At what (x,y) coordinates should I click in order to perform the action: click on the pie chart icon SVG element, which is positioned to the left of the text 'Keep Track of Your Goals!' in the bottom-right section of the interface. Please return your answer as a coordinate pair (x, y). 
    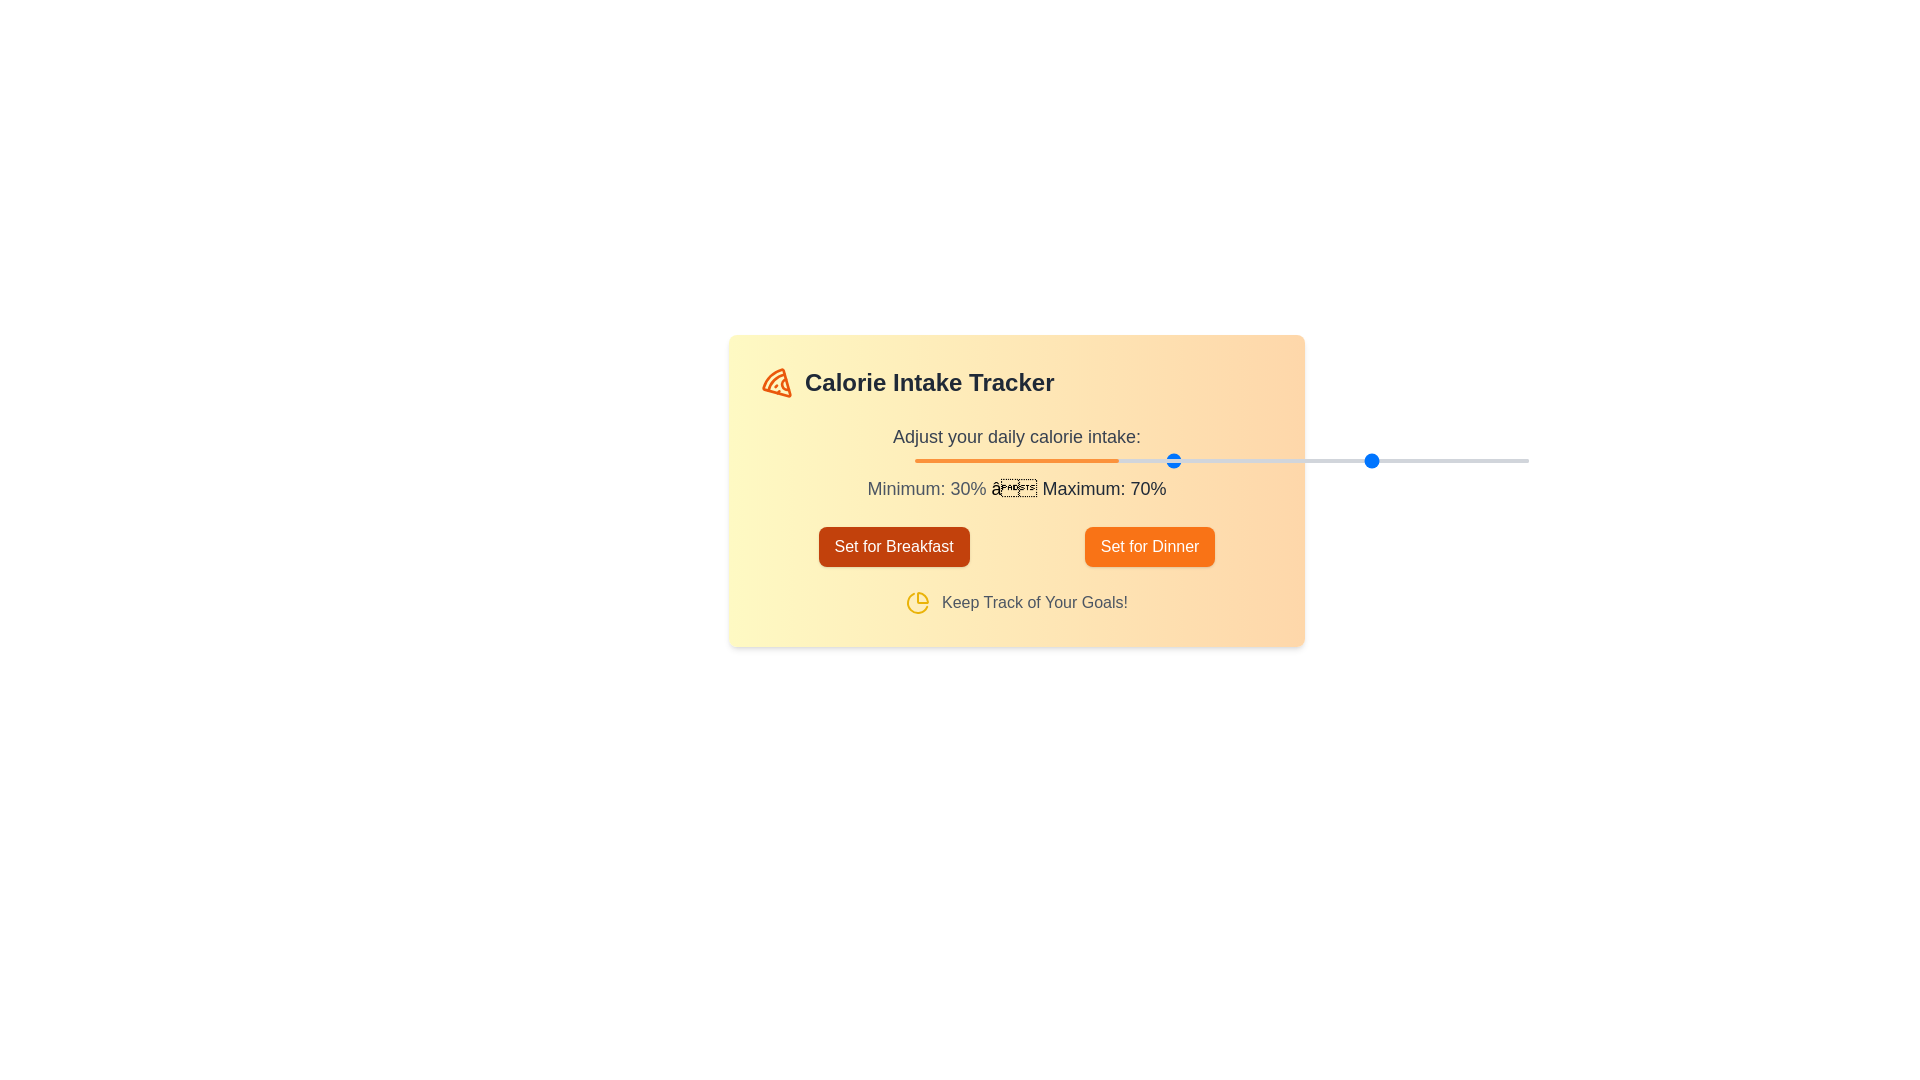
    Looking at the image, I should click on (917, 601).